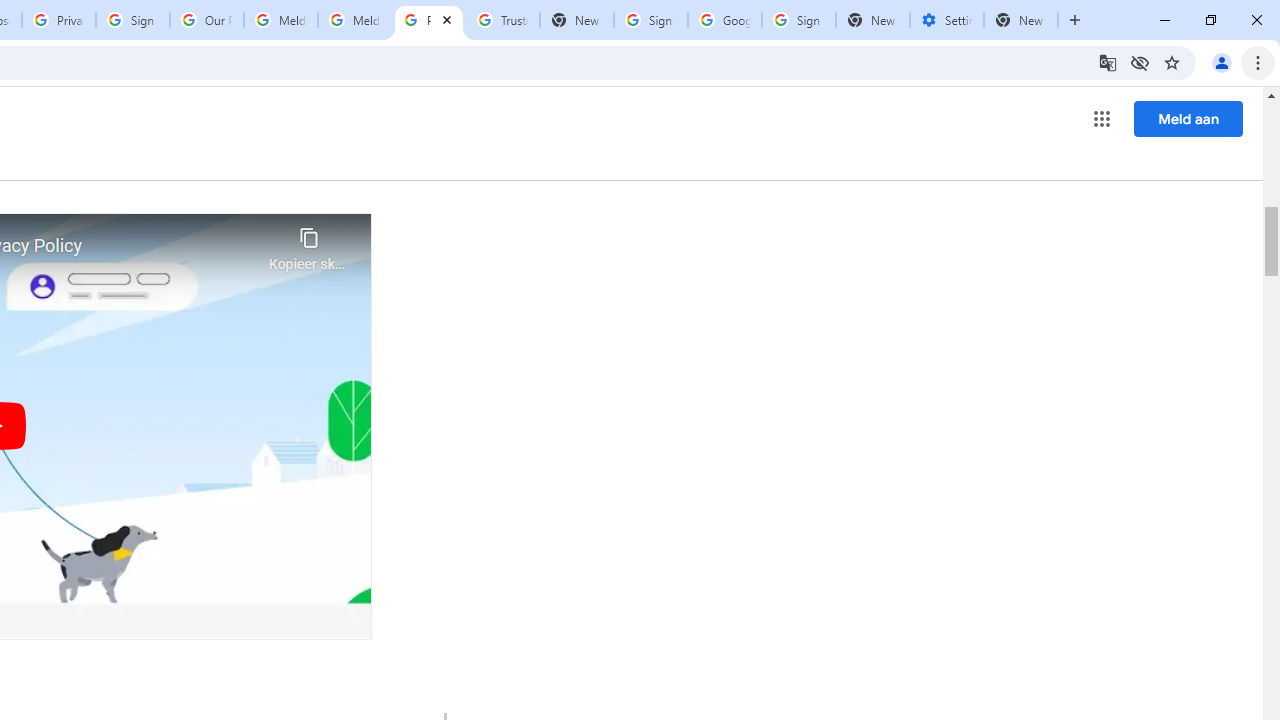  What do you see at coordinates (308, 243) in the screenshot?
I see `'Kopieer skakel'` at bounding box center [308, 243].